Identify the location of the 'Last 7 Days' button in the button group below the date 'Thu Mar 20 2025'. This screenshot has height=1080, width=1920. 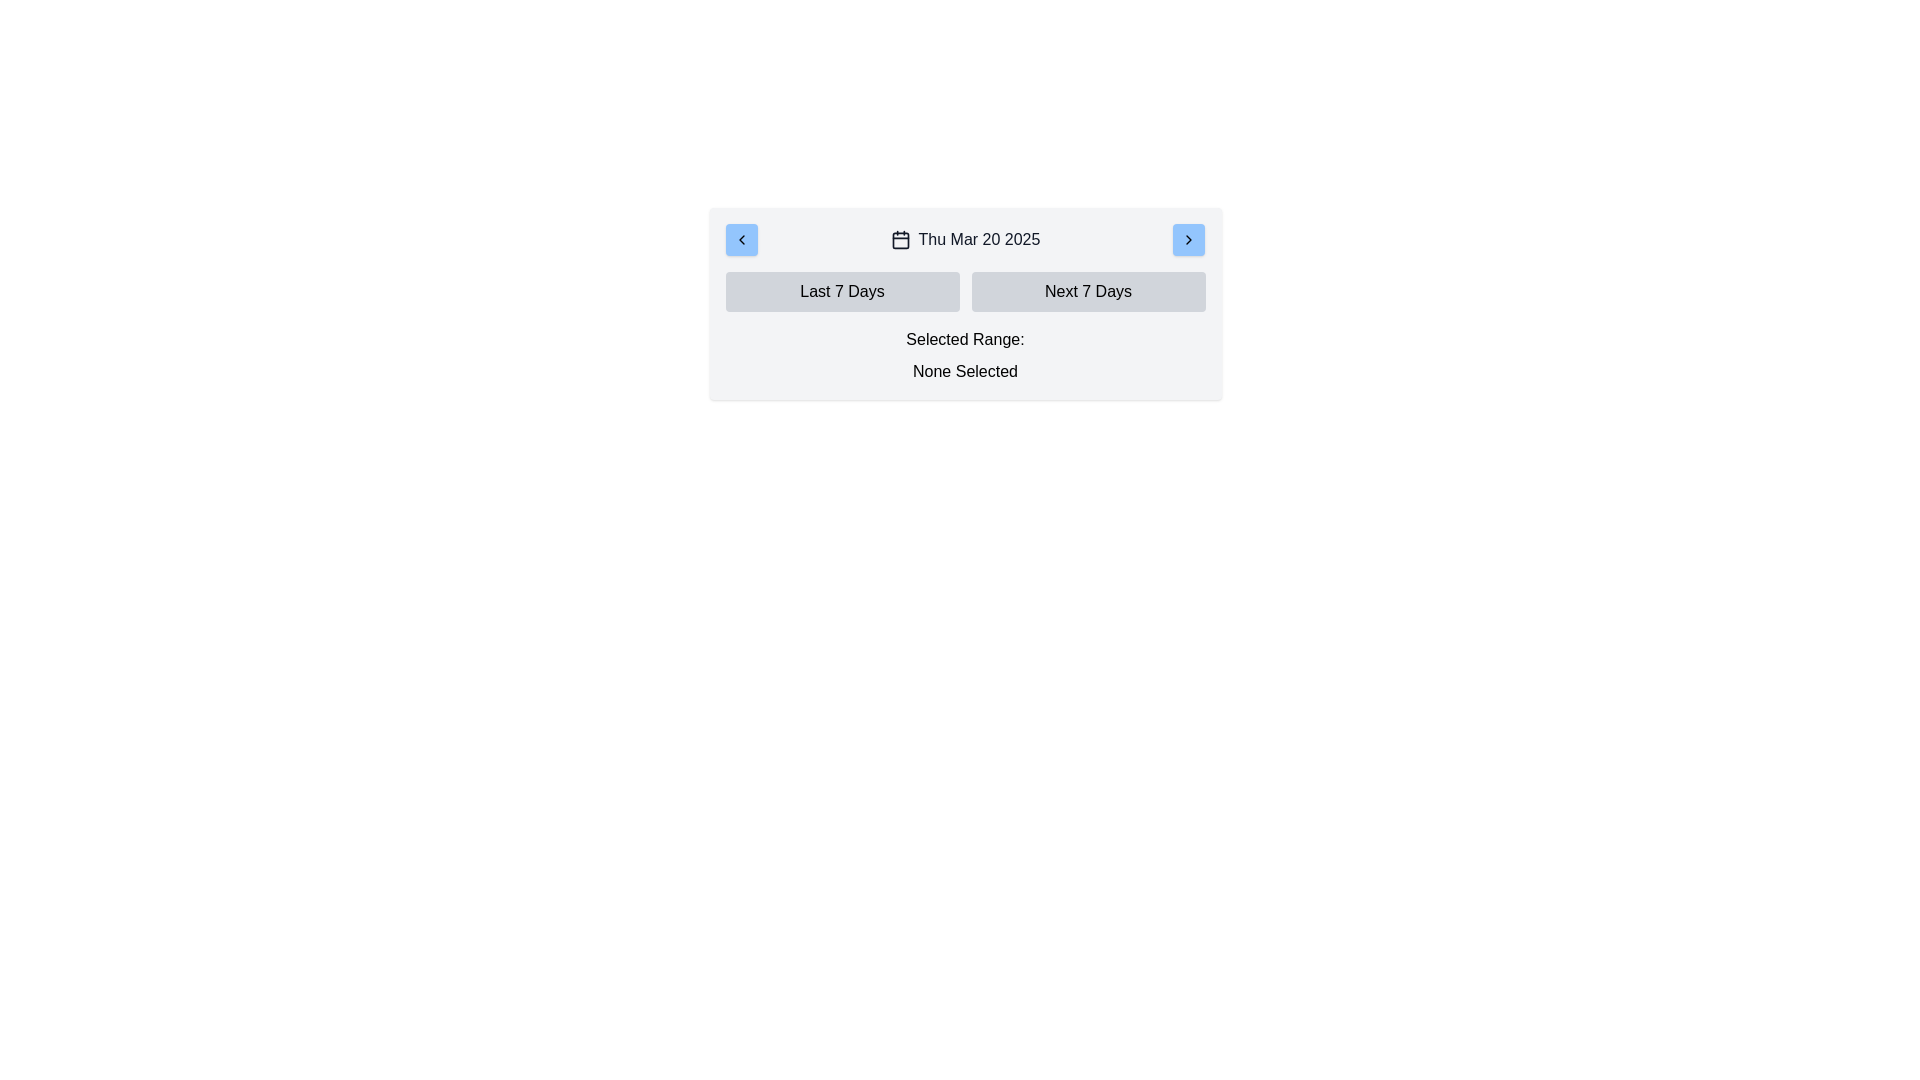
(965, 292).